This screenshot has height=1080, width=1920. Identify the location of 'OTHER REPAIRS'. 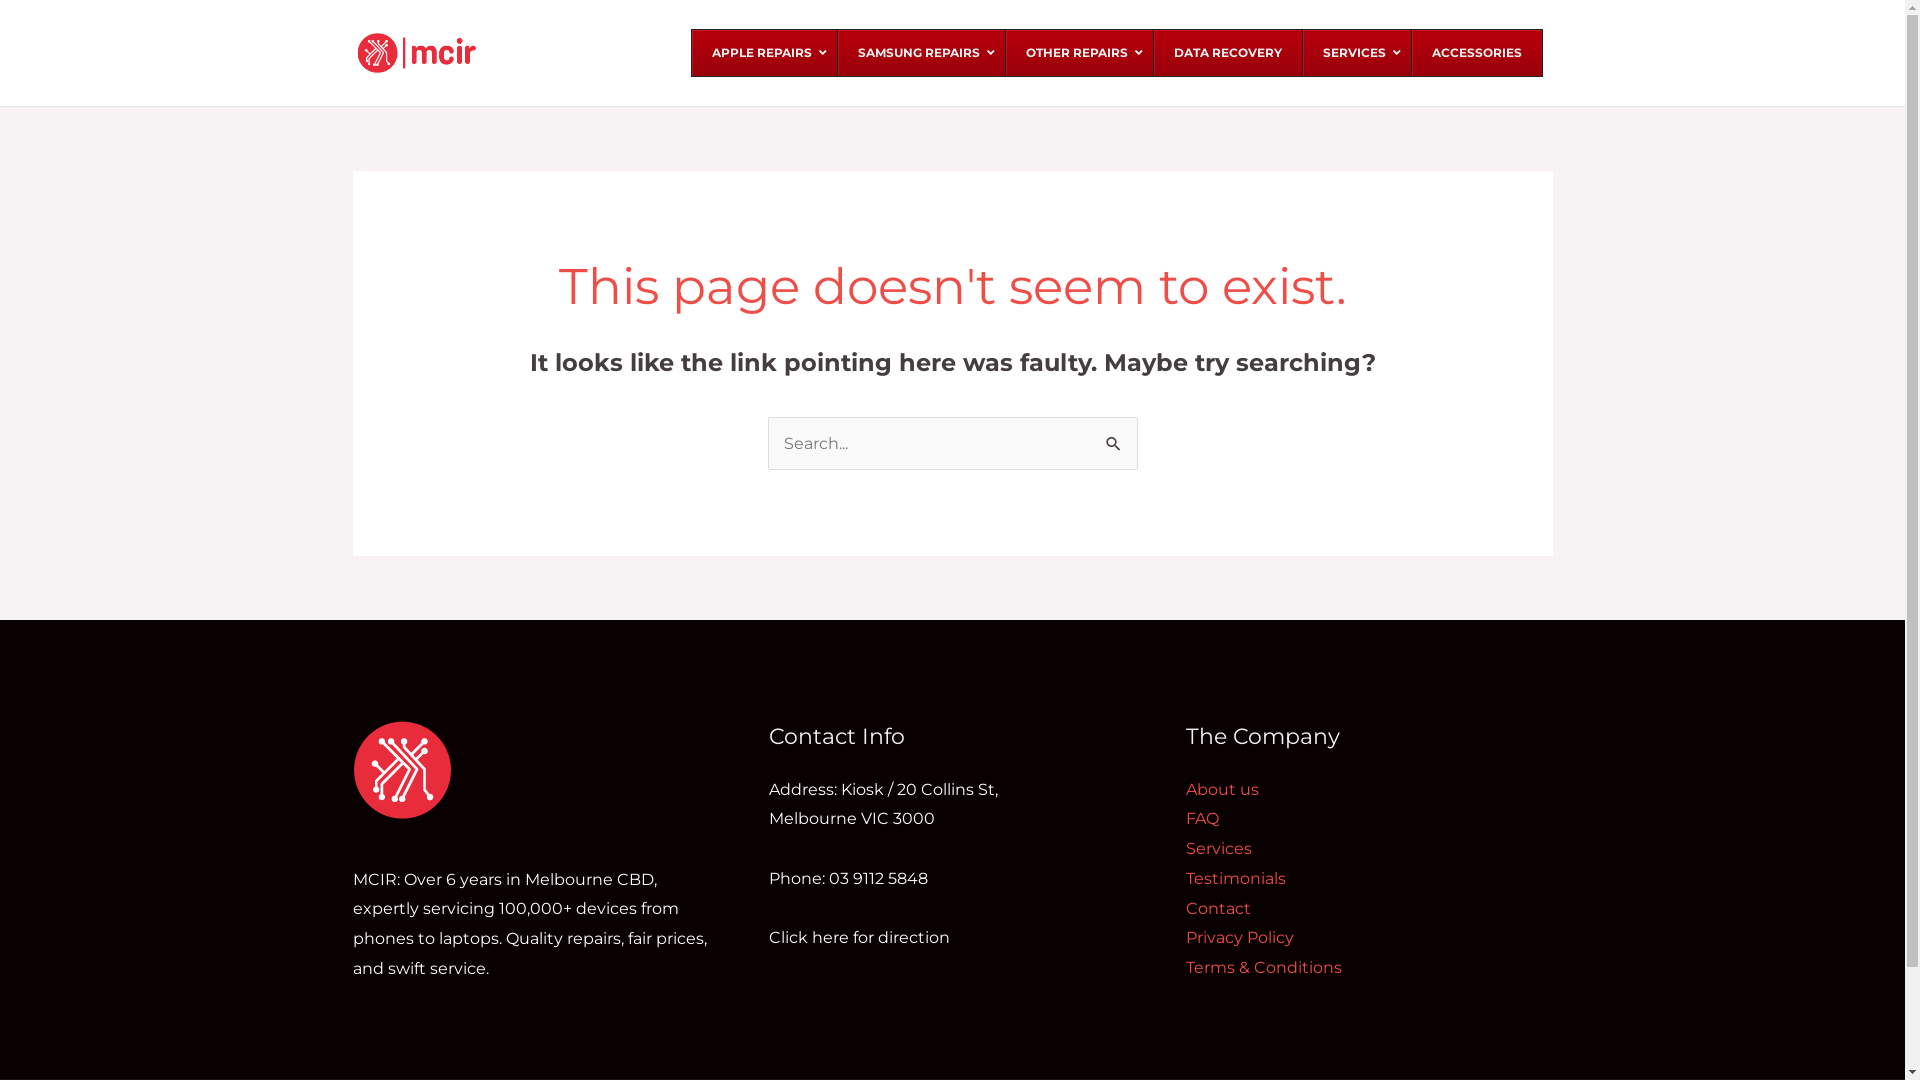
(1077, 52).